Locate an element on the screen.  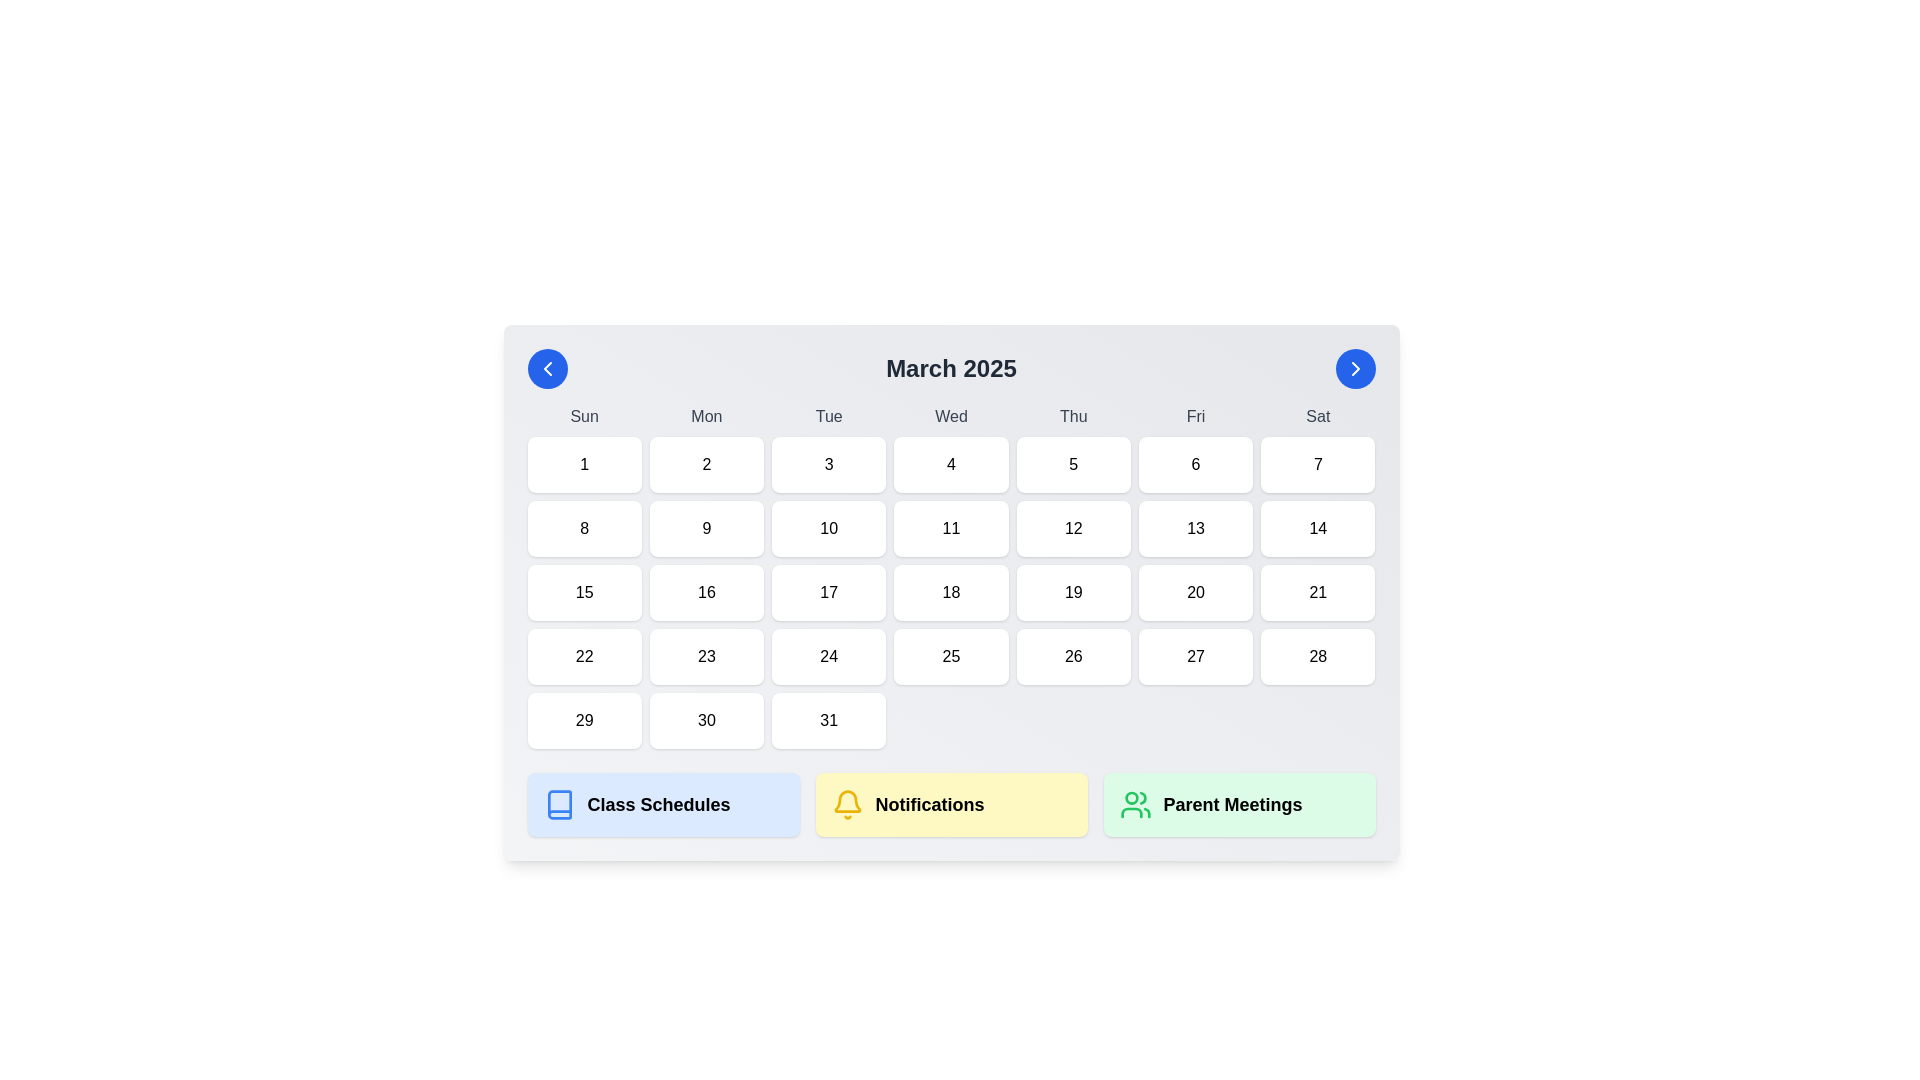
the Text Label indicating 'Thursday' in the calendar's representation of a week, located beneath the 'March 2025' header is located at coordinates (1072, 415).